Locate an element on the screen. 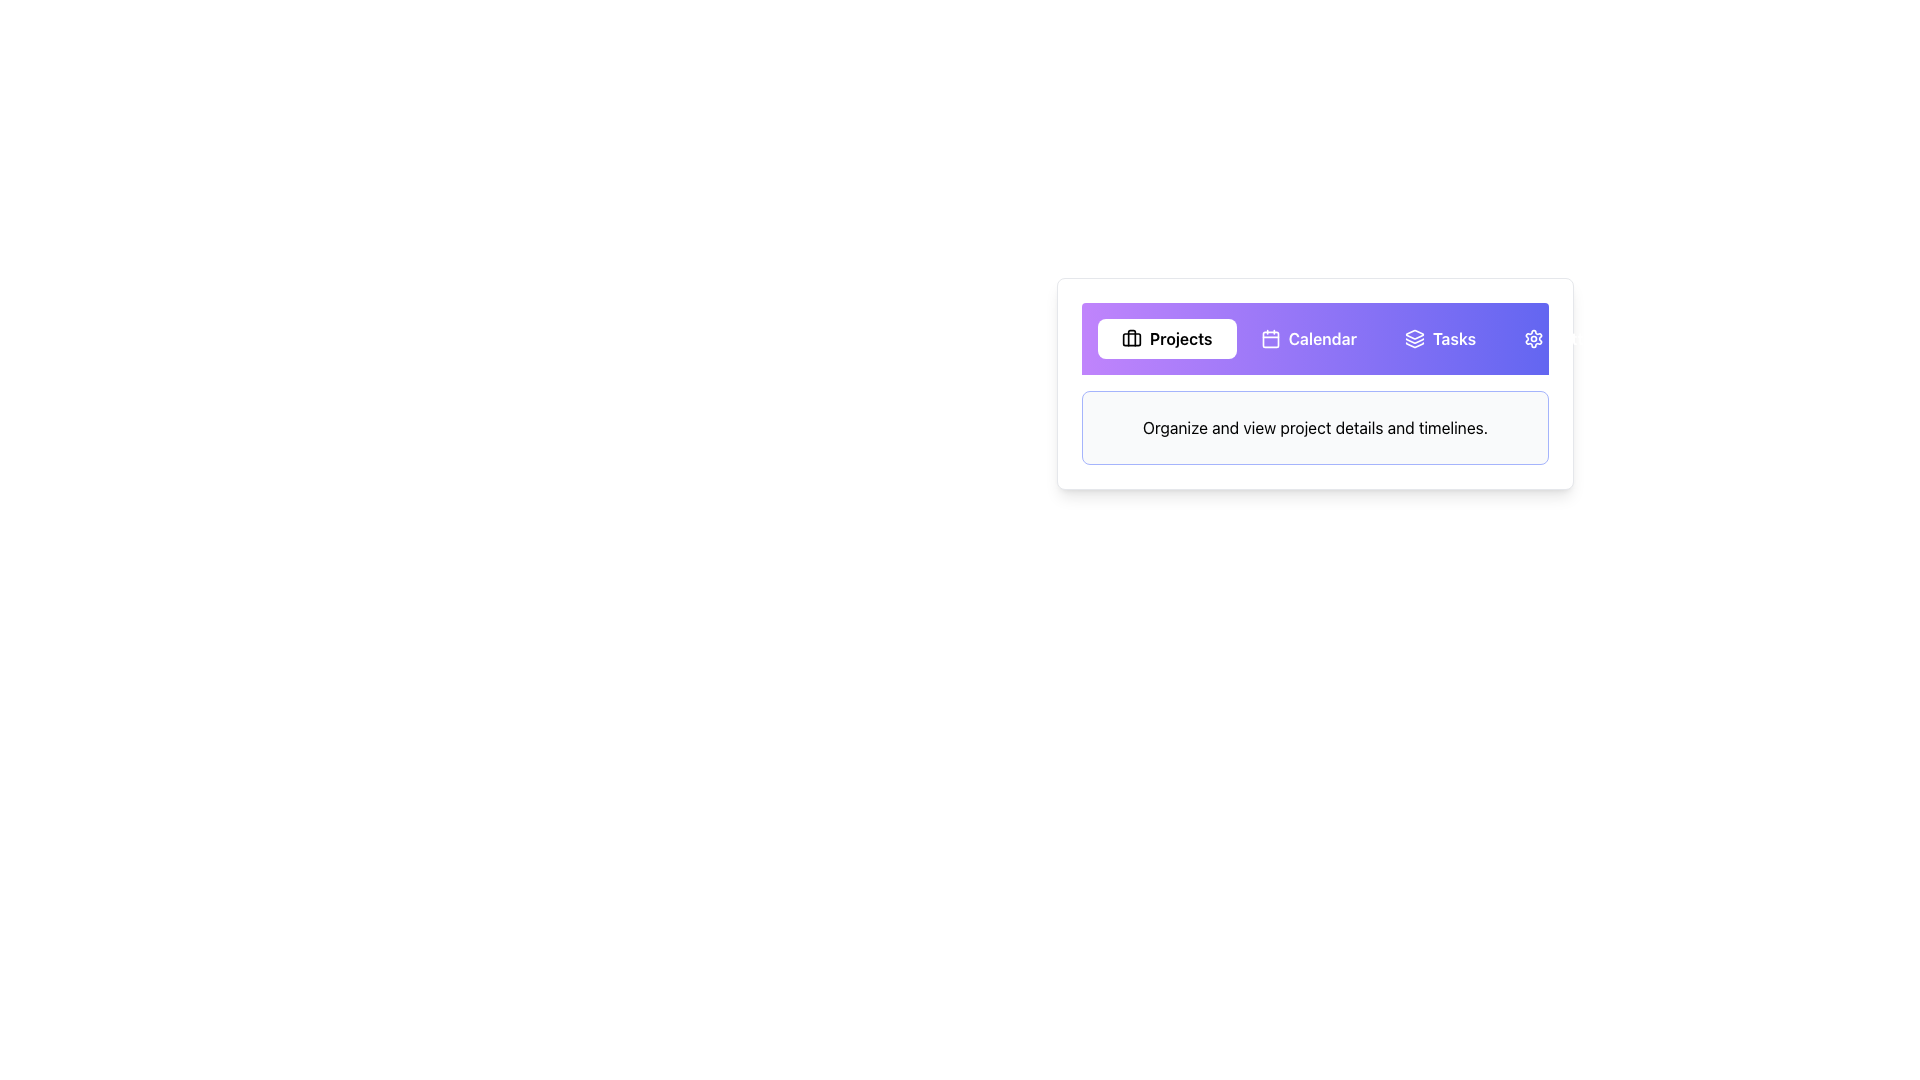 The width and height of the screenshot is (1920, 1080). the 'Projects' navigation tab button to show a ring outline is located at coordinates (1167, 338).